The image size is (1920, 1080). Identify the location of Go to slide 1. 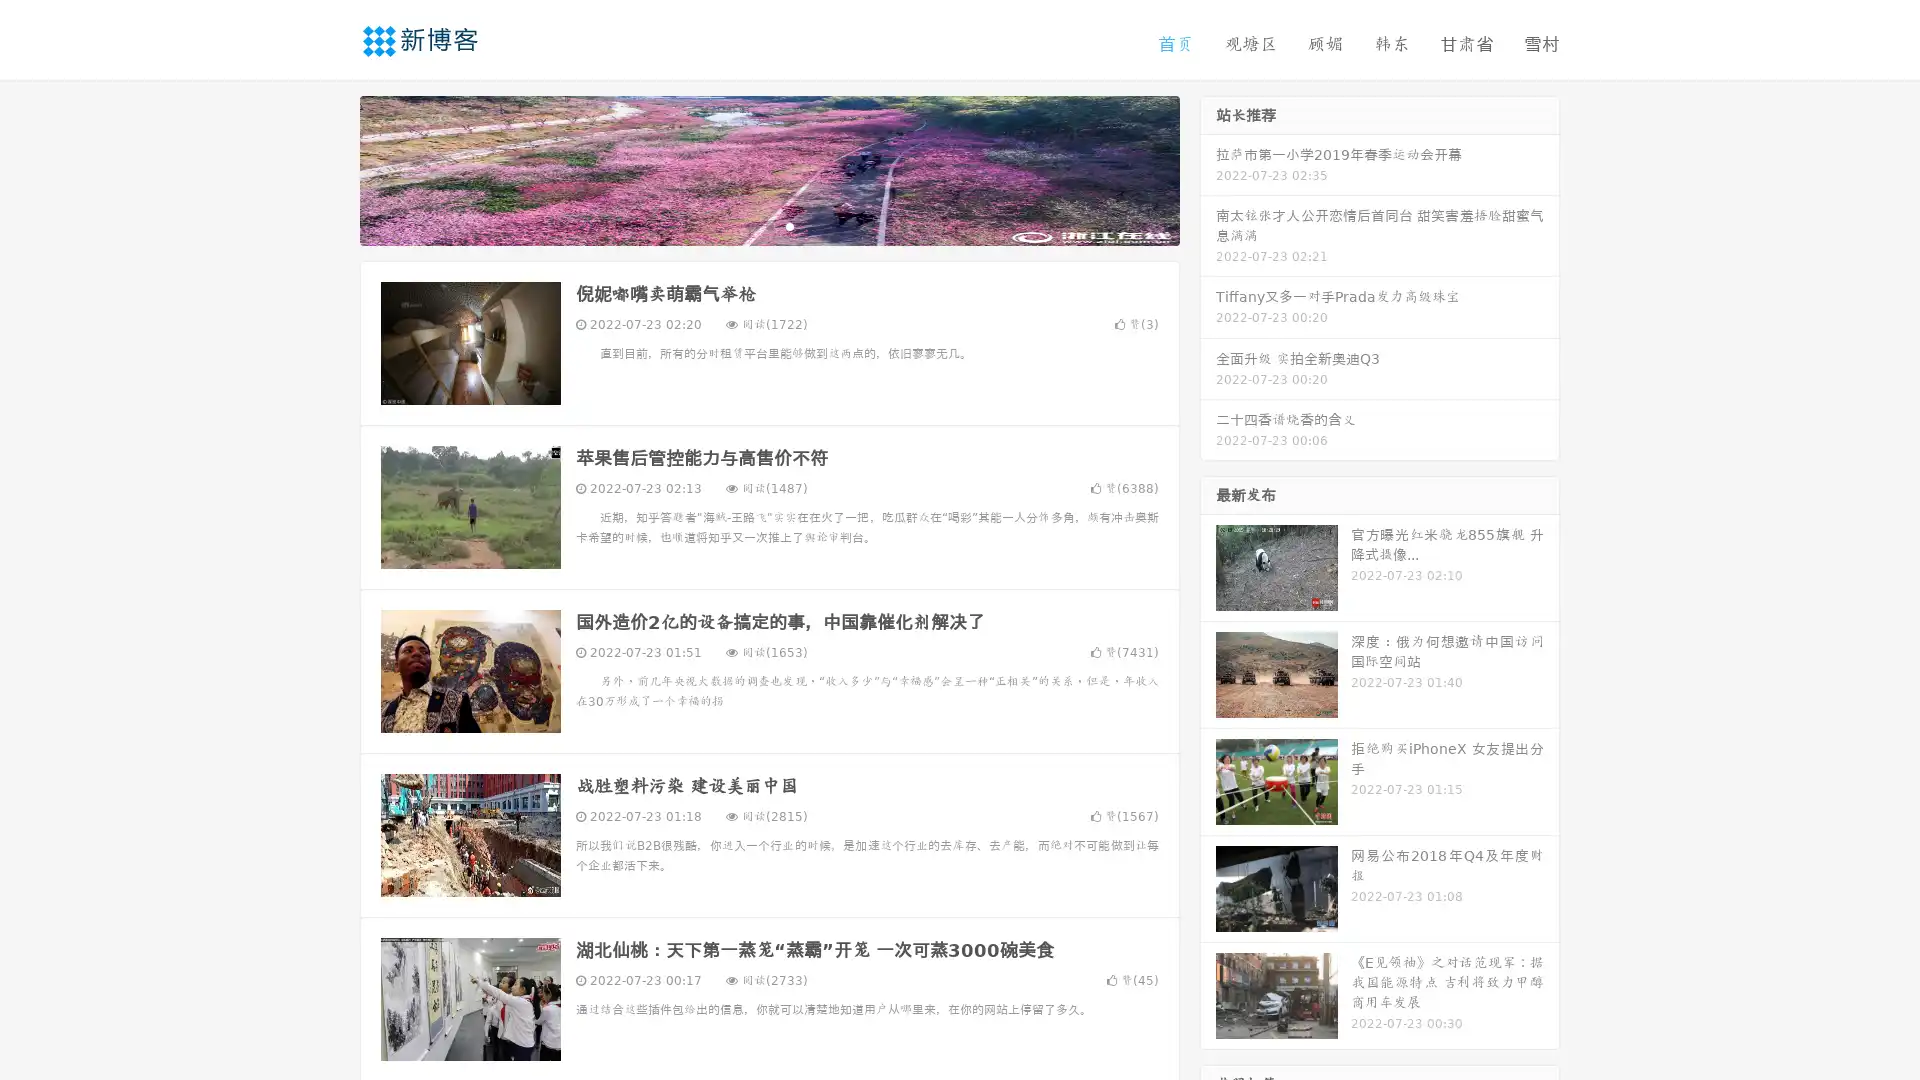
(748, 225).